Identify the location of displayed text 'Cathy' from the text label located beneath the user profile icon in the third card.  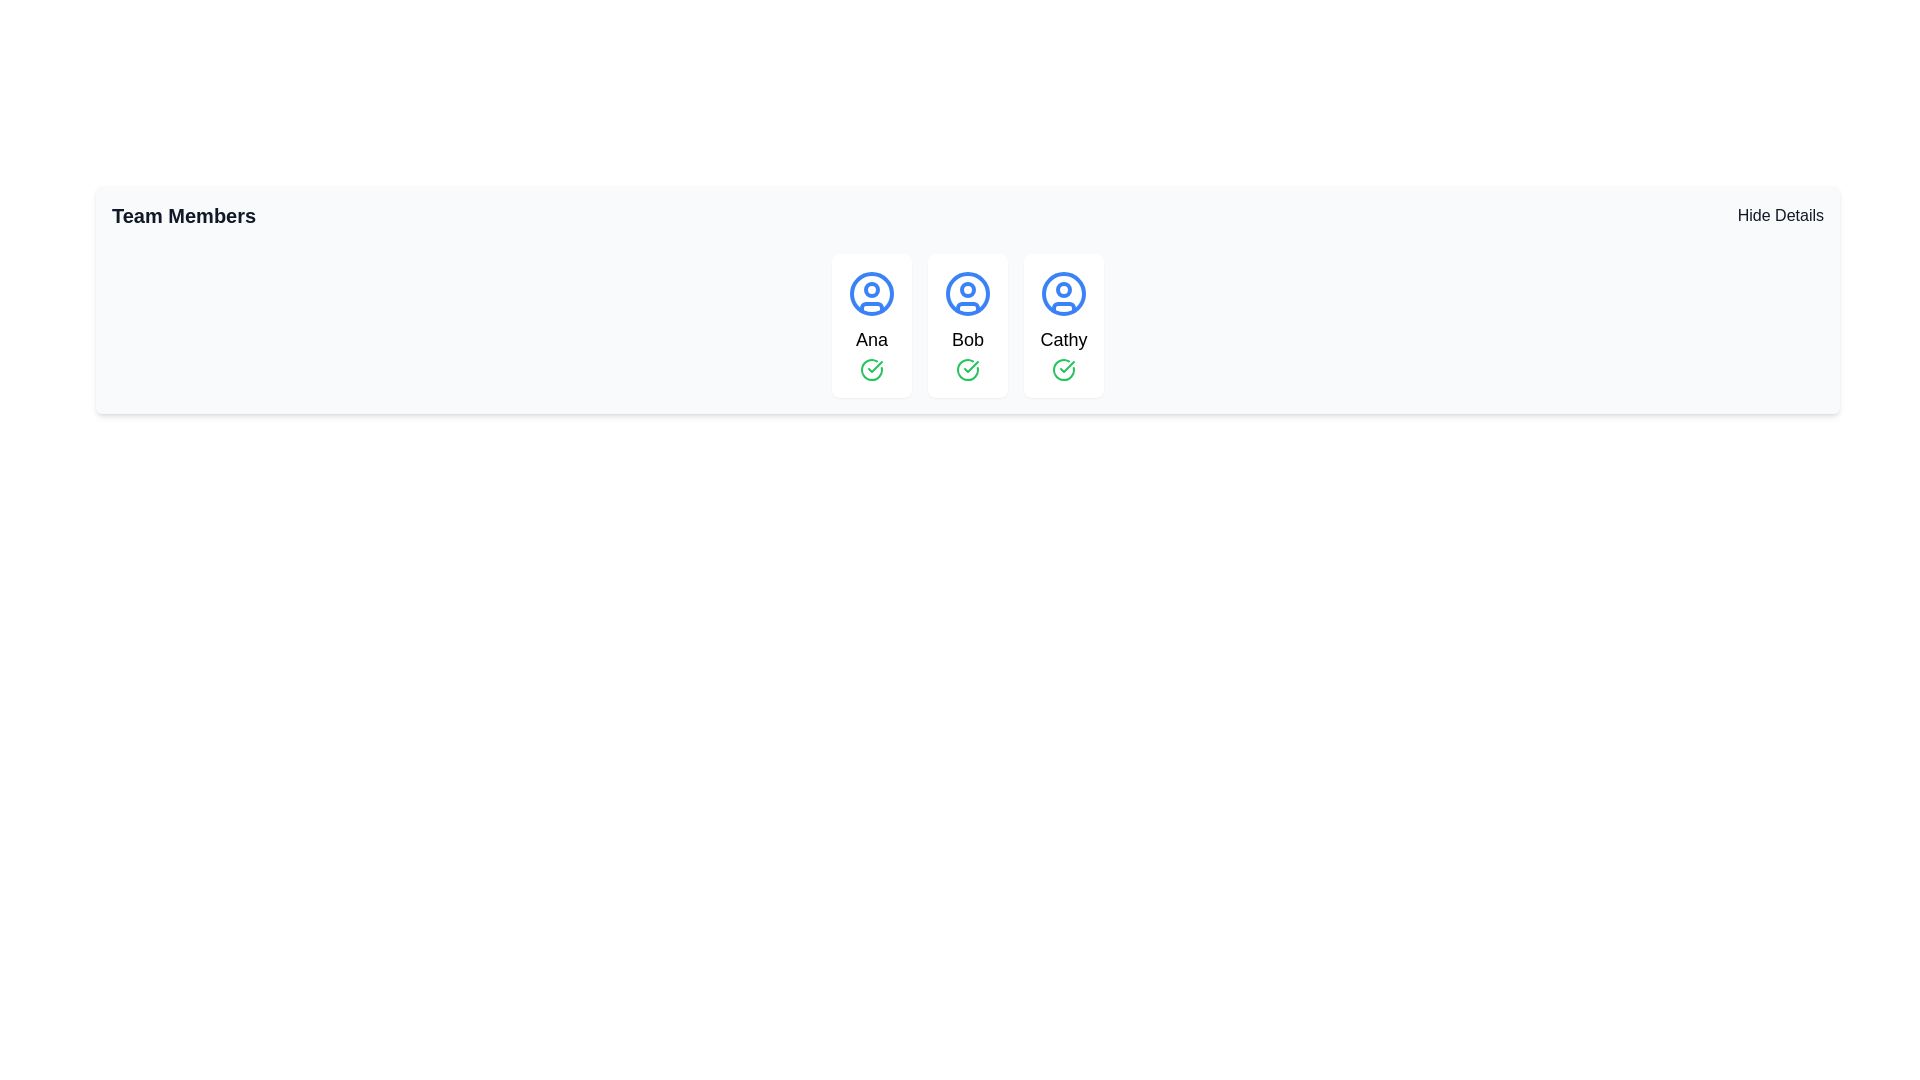
(1063, 338).